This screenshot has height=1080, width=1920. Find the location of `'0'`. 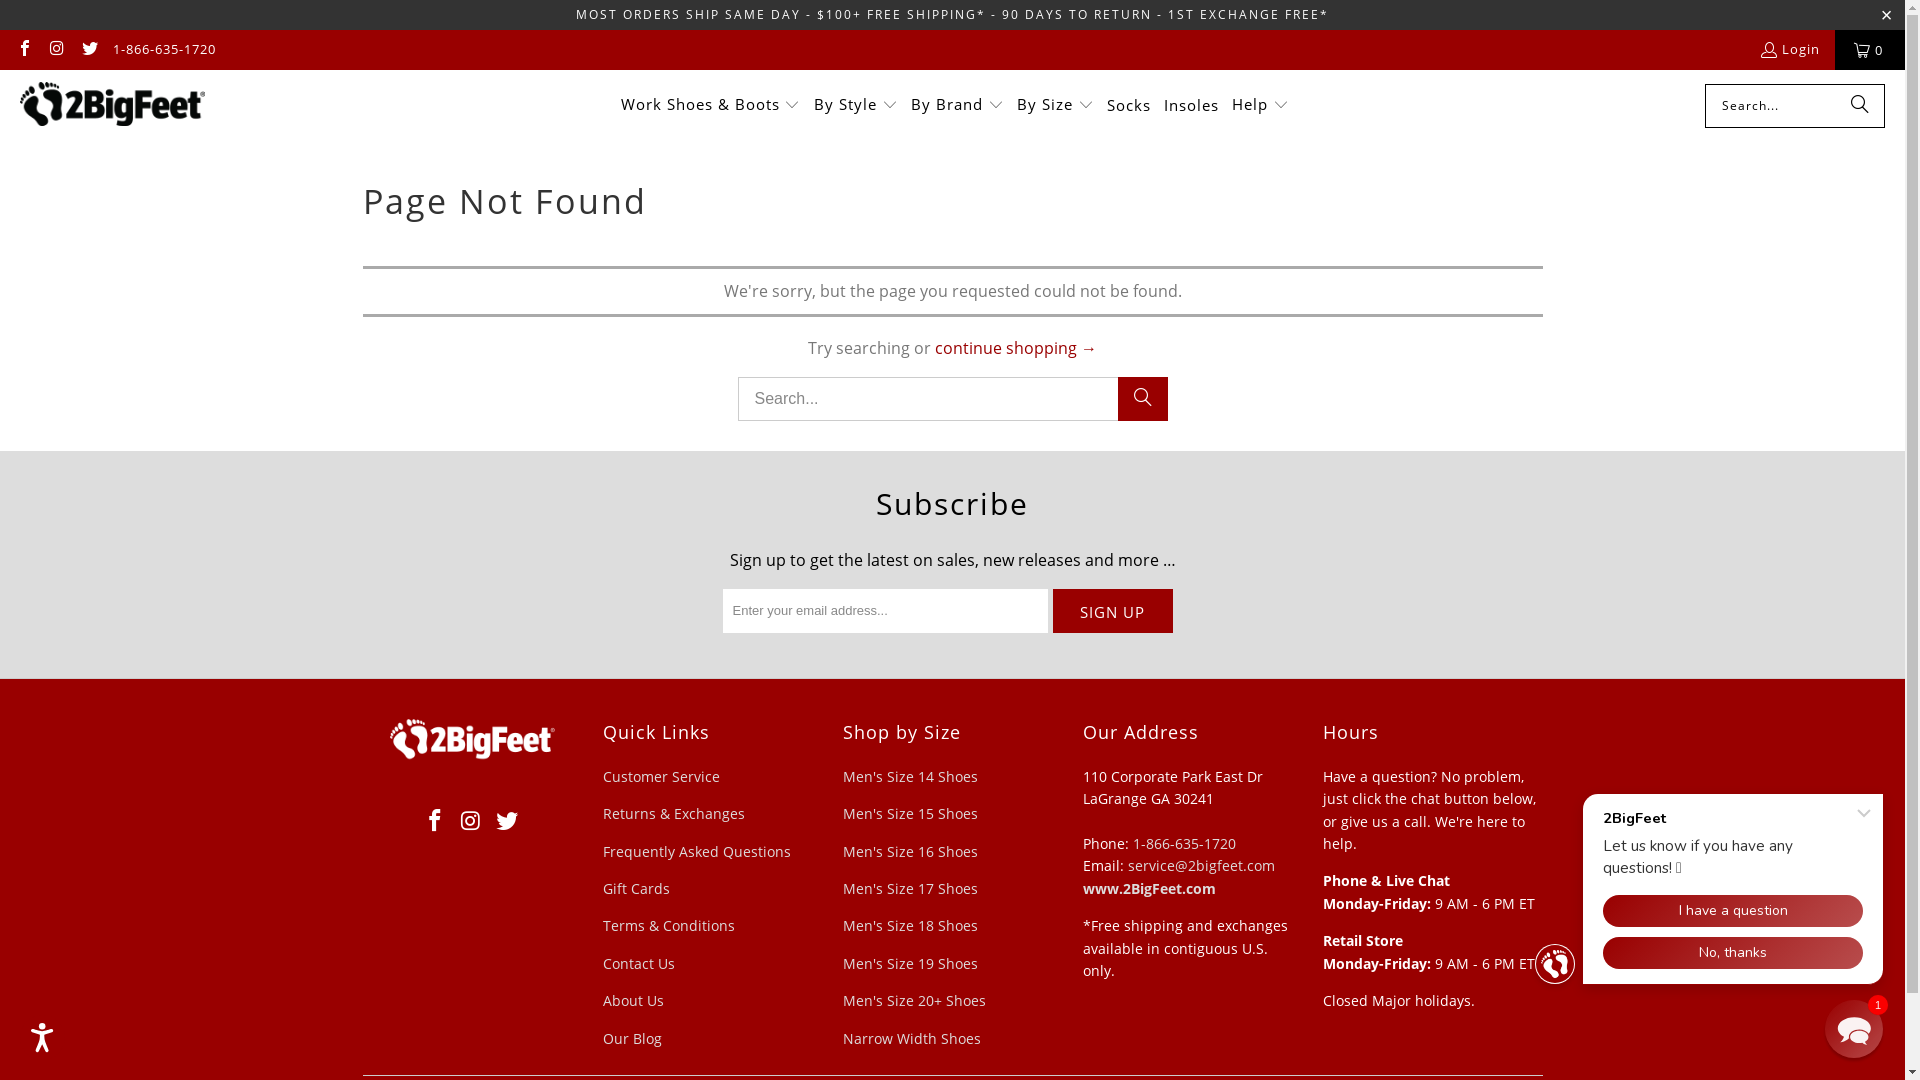

'0' is located at coordinates (1869, 49).